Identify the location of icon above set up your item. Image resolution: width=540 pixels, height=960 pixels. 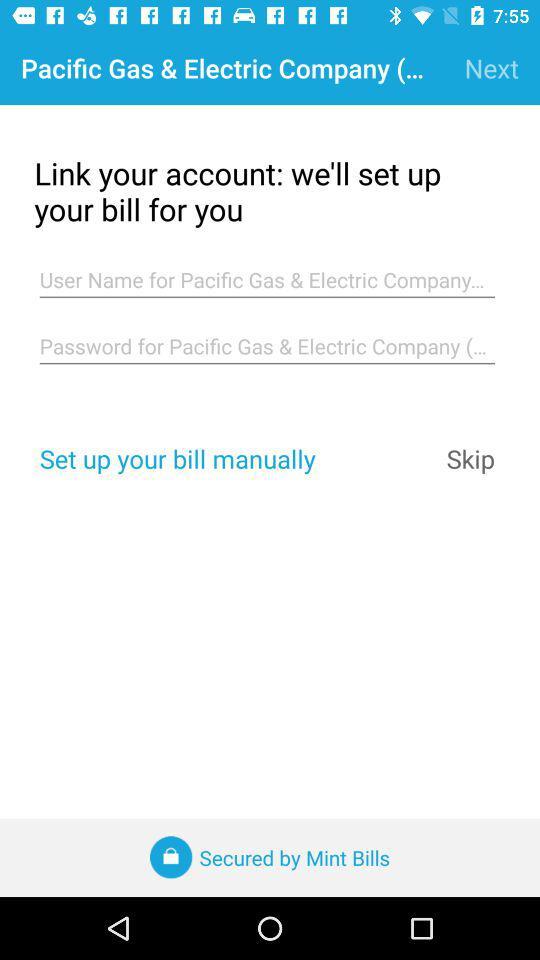
(267, 346).